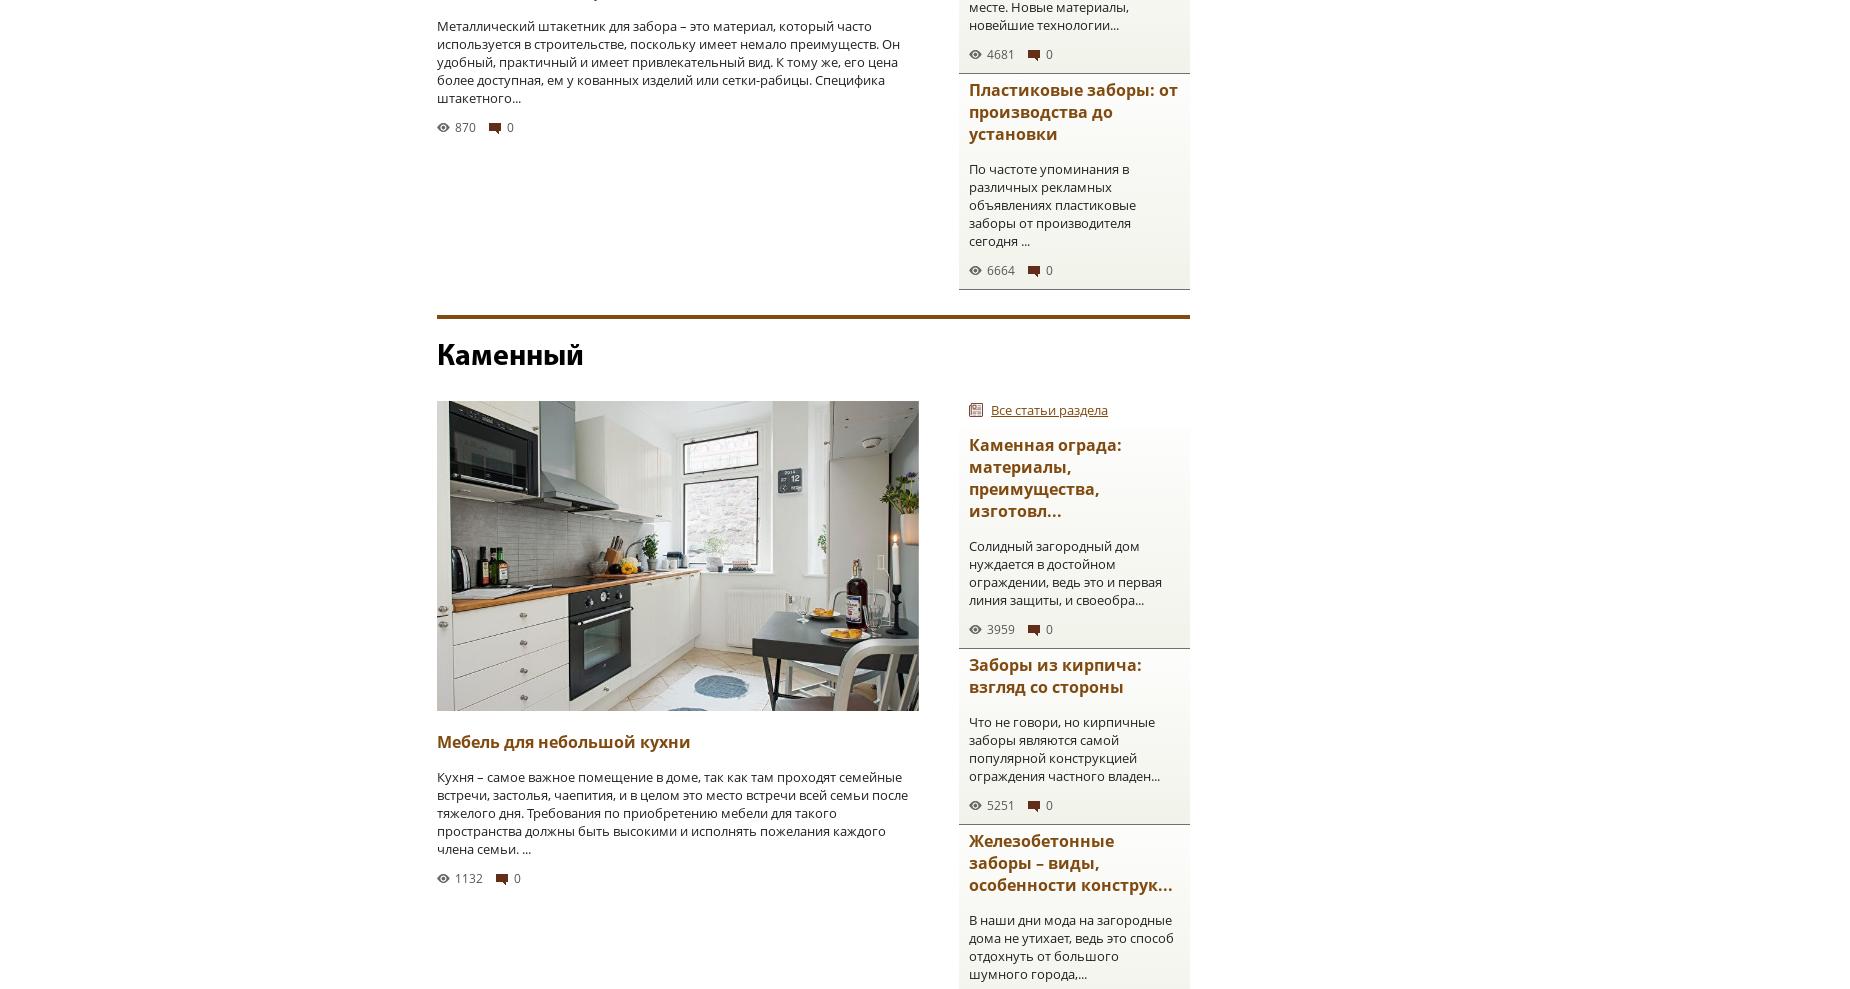 Image resolution: width=1850 pixels, height=989 pixels. Describe the element at coordinates (1044, 476) in the screenshot. I see `'Каменная ограда: материалы, преимущества, изготовл...'` at that location.